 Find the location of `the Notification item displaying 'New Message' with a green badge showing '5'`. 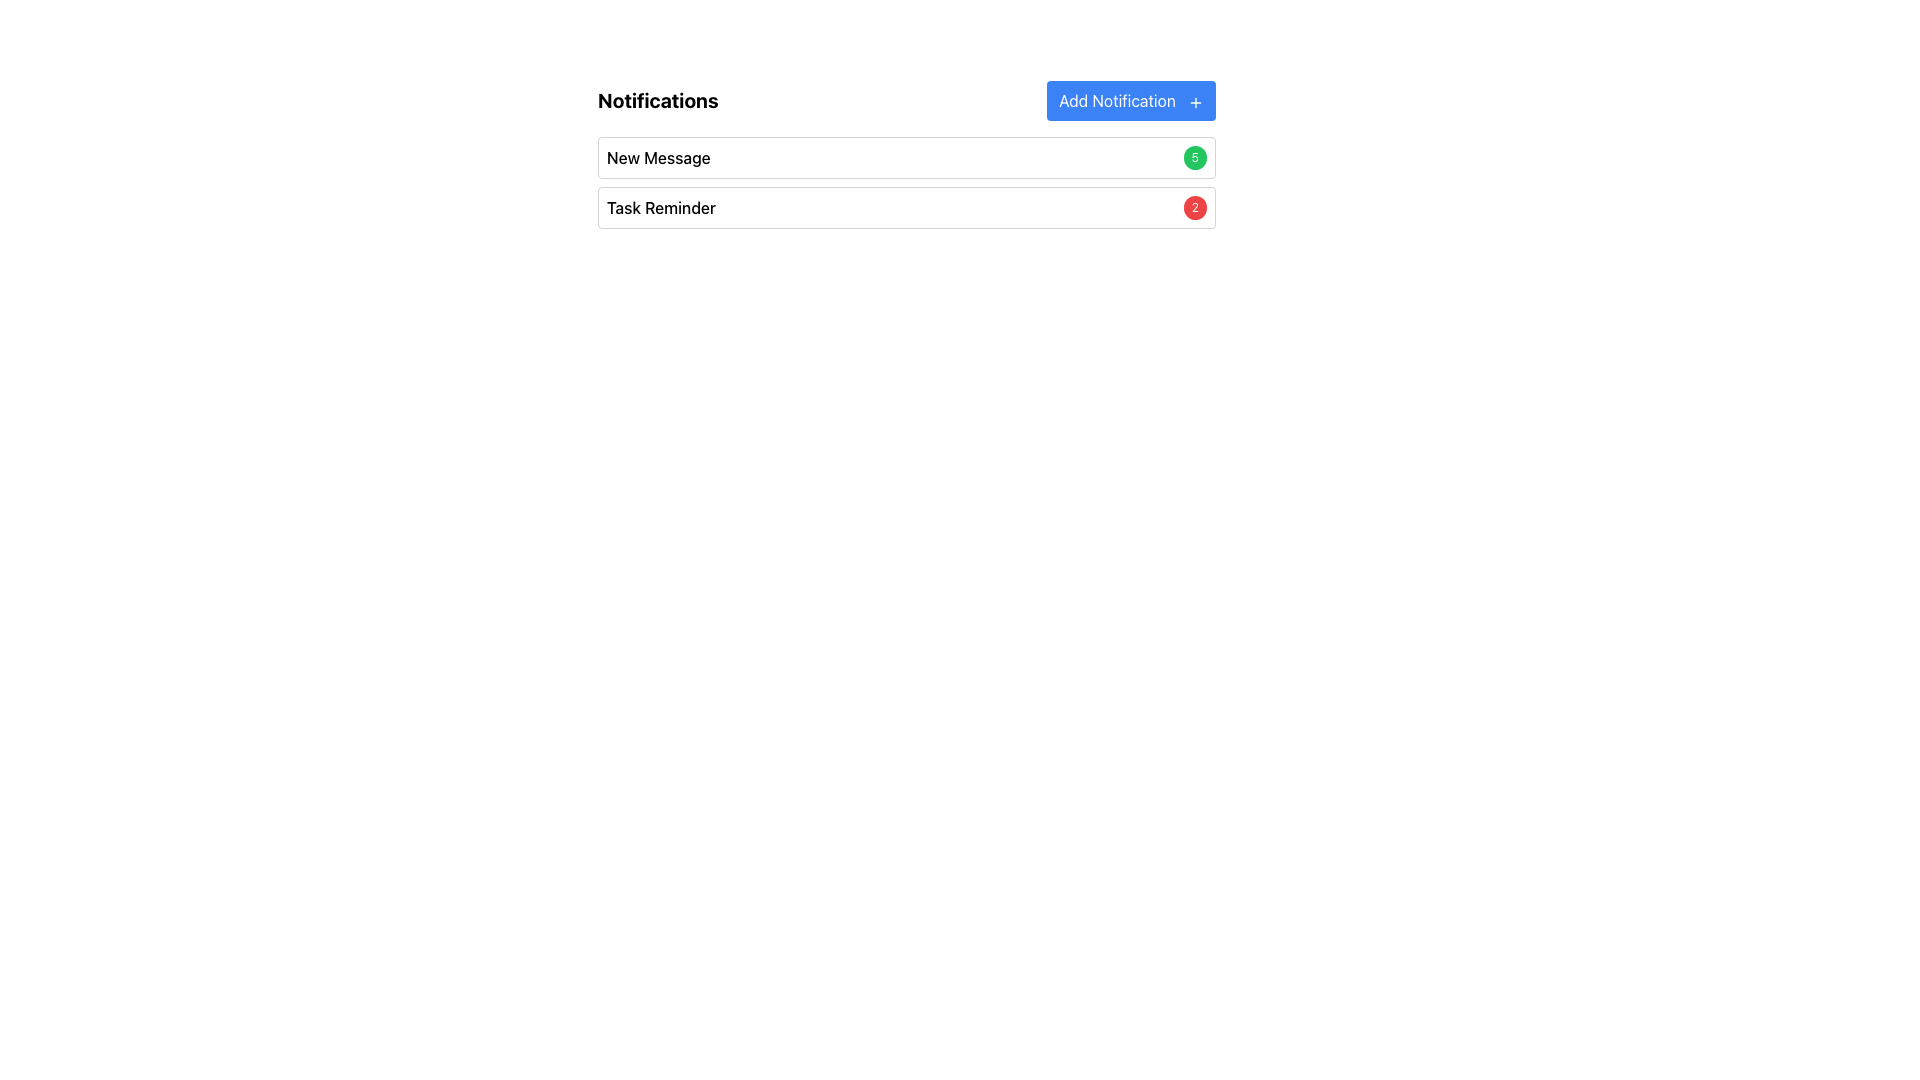

the Notification item displaying 'New Message' with a green badge showing '5' is located at coordinates (906, 157).